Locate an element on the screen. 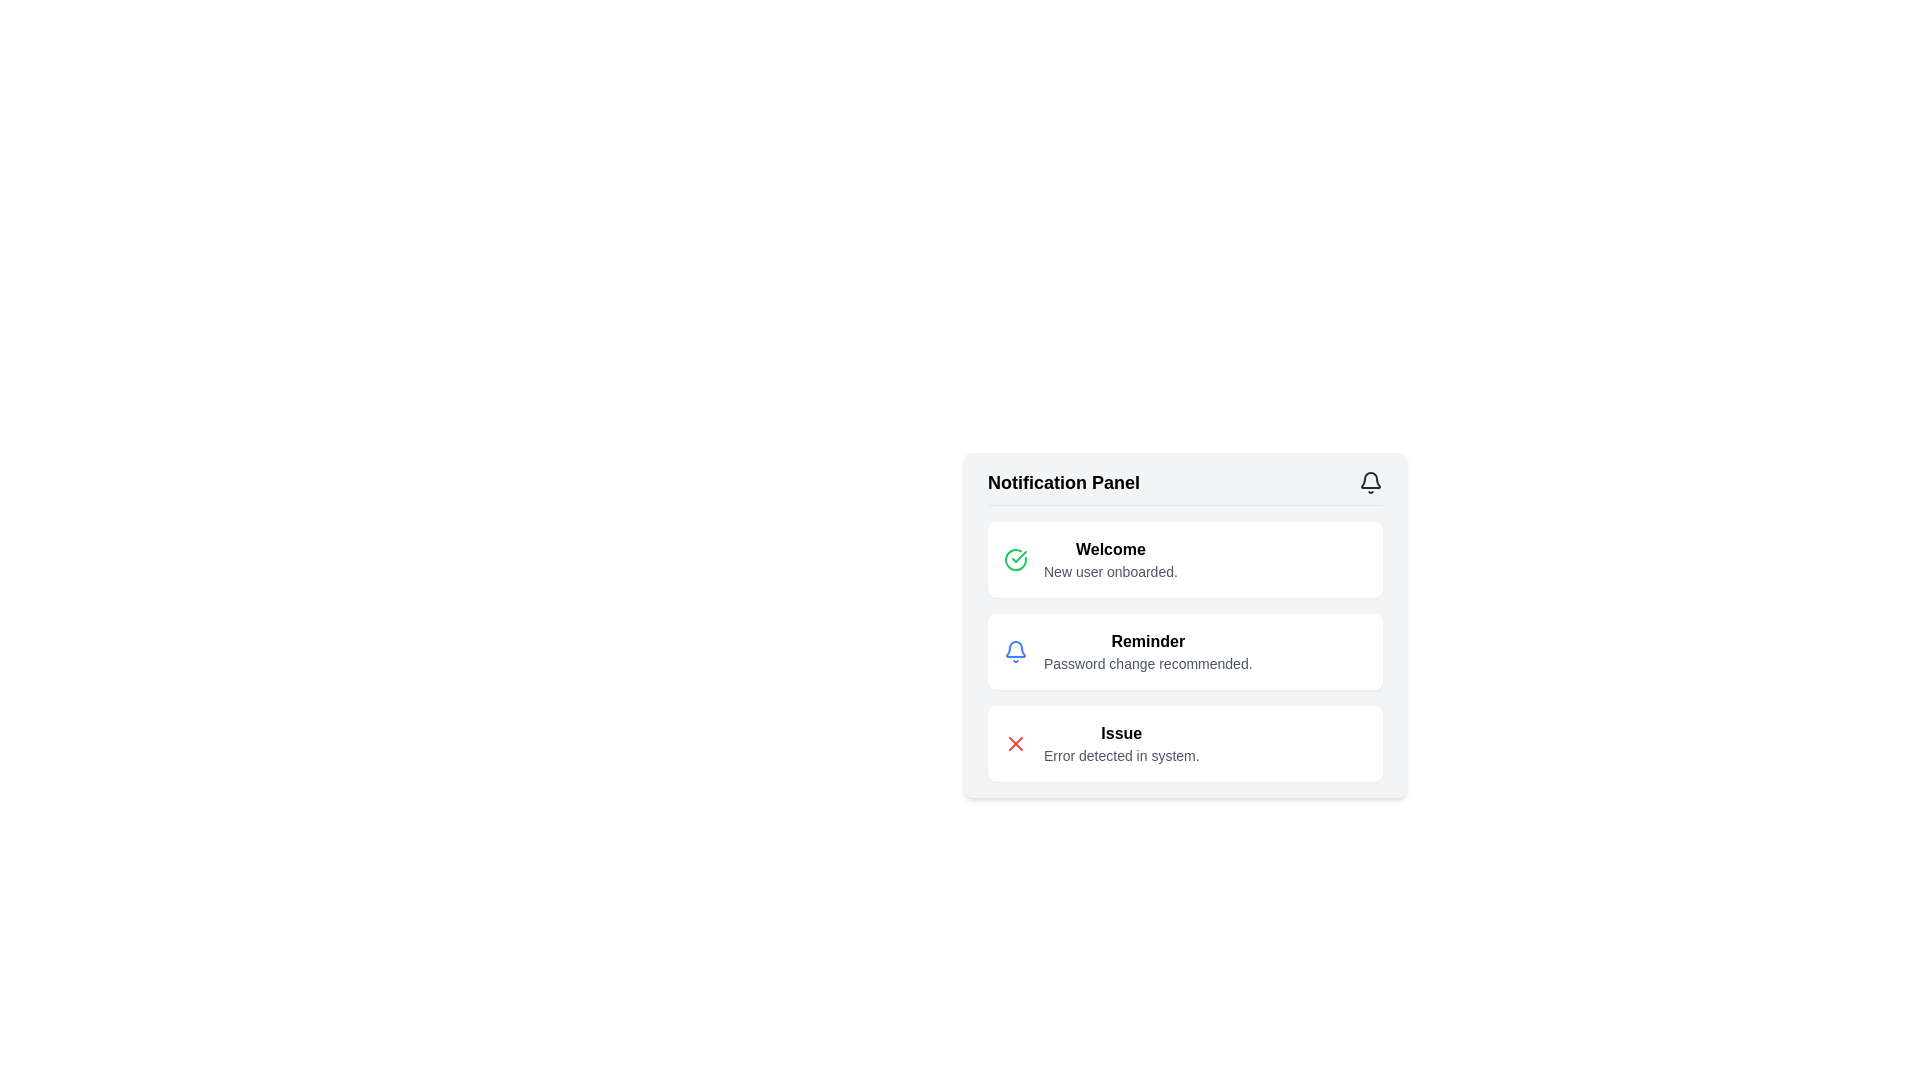 This screenshot has height=1080, width=1920. the notification bell icon in the top-right corner of the Notification Panel is located at coordinates (1370, 482).